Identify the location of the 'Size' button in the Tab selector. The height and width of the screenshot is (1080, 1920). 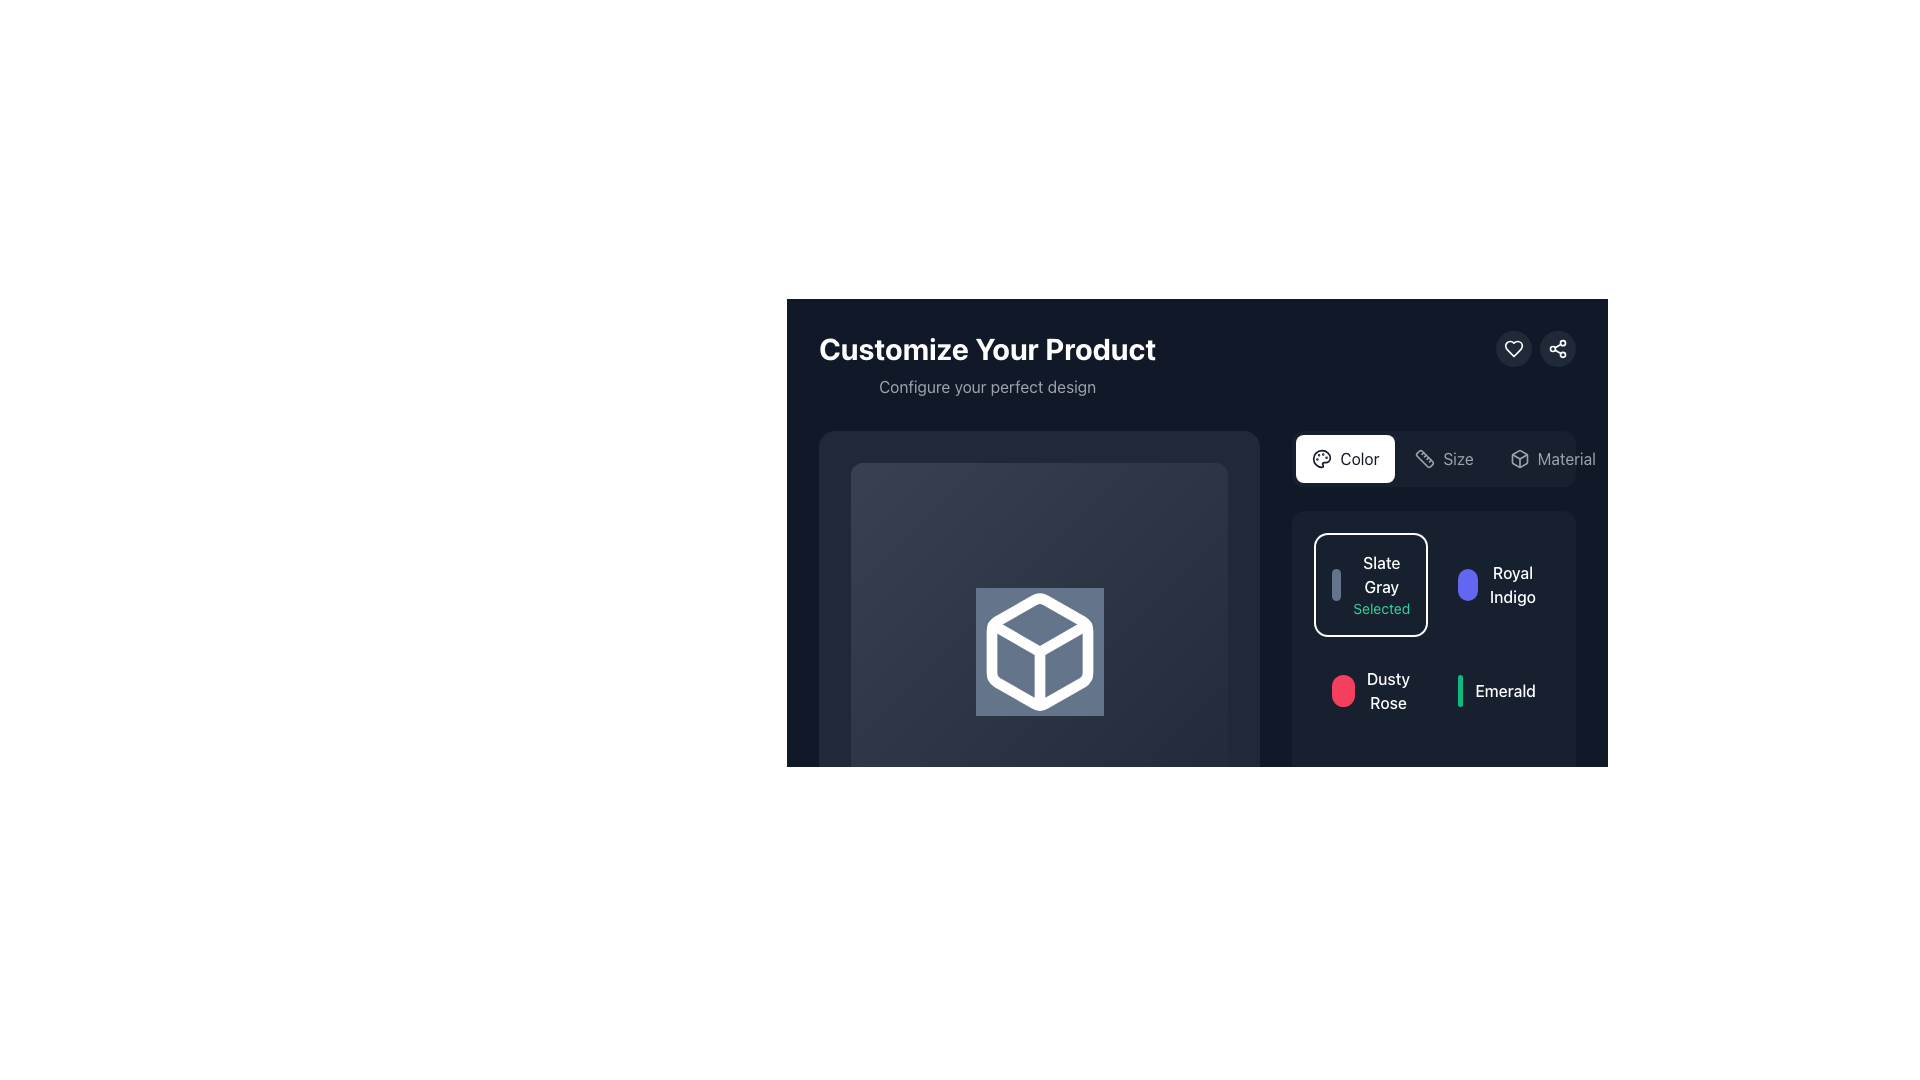
(1433, 459).